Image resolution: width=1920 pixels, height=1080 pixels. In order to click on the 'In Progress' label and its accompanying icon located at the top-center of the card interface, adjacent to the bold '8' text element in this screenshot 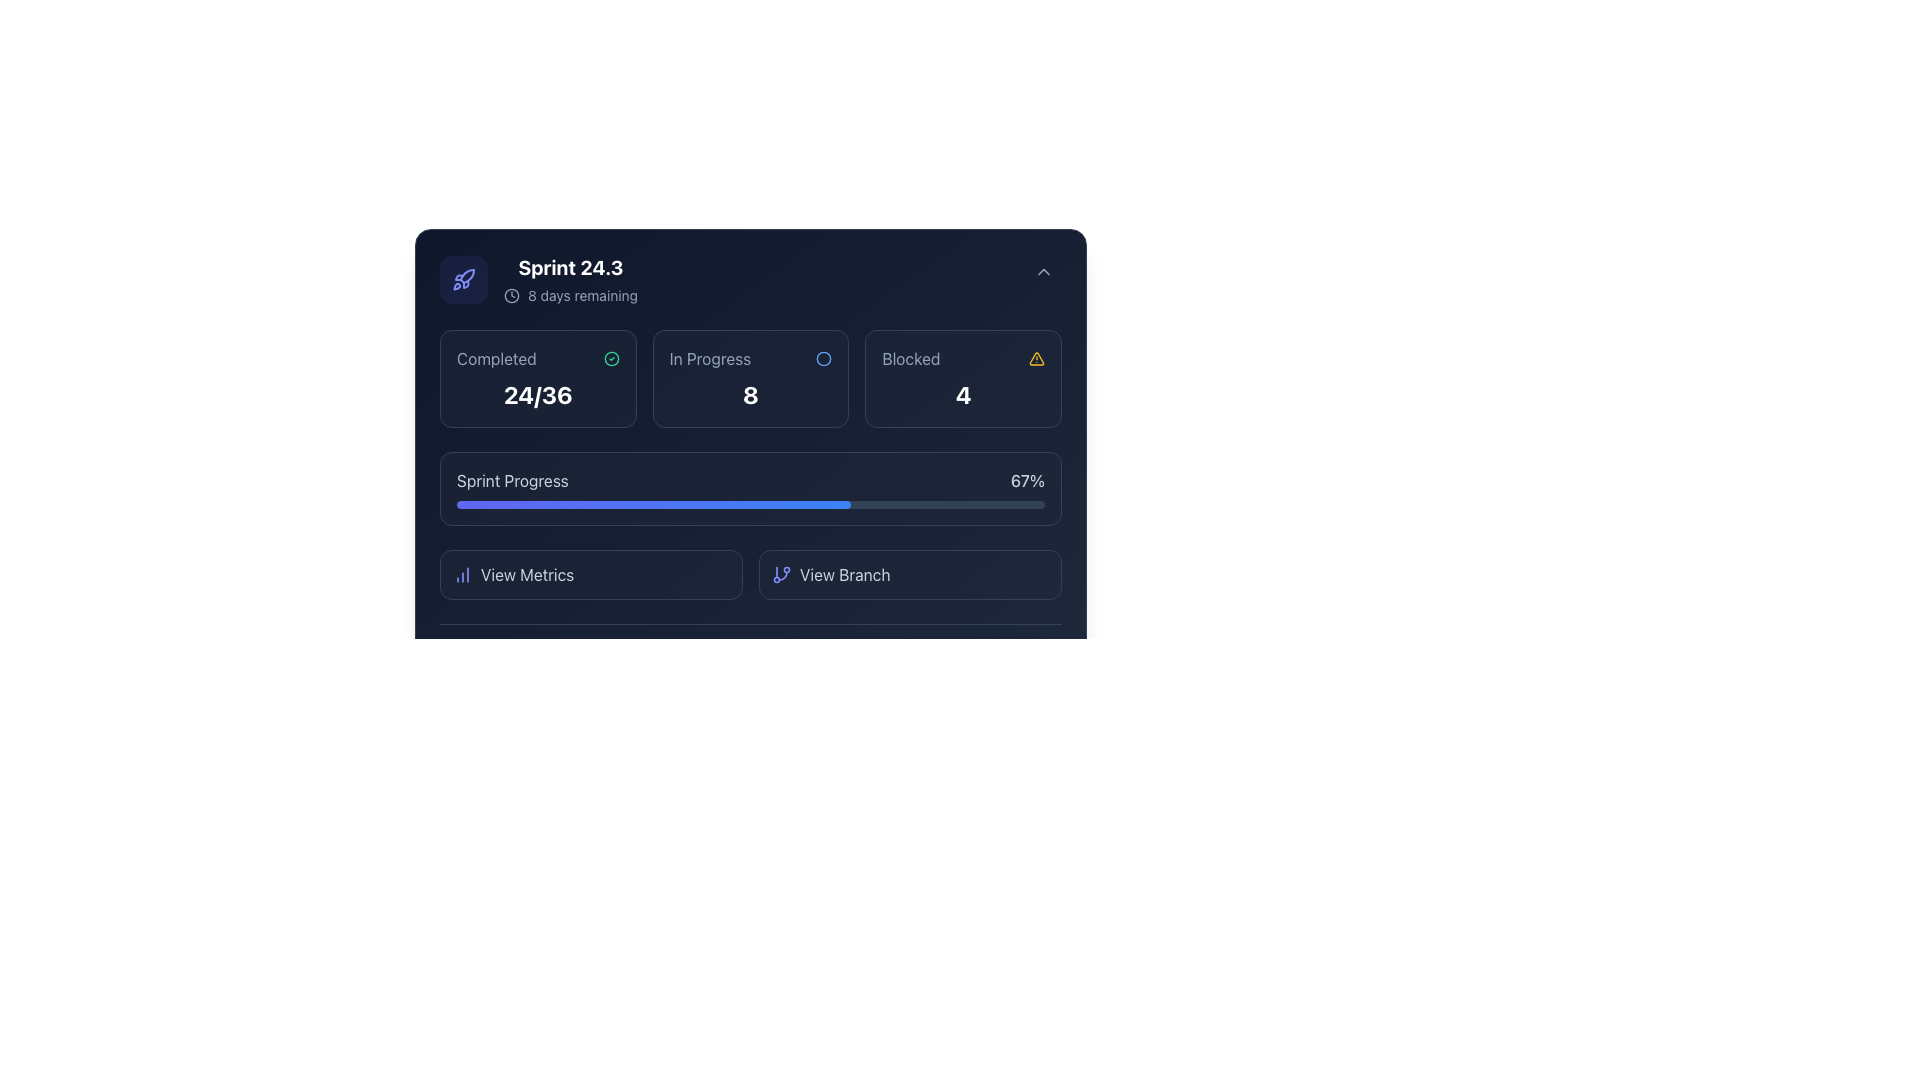, I will do `click(749, 357)`.